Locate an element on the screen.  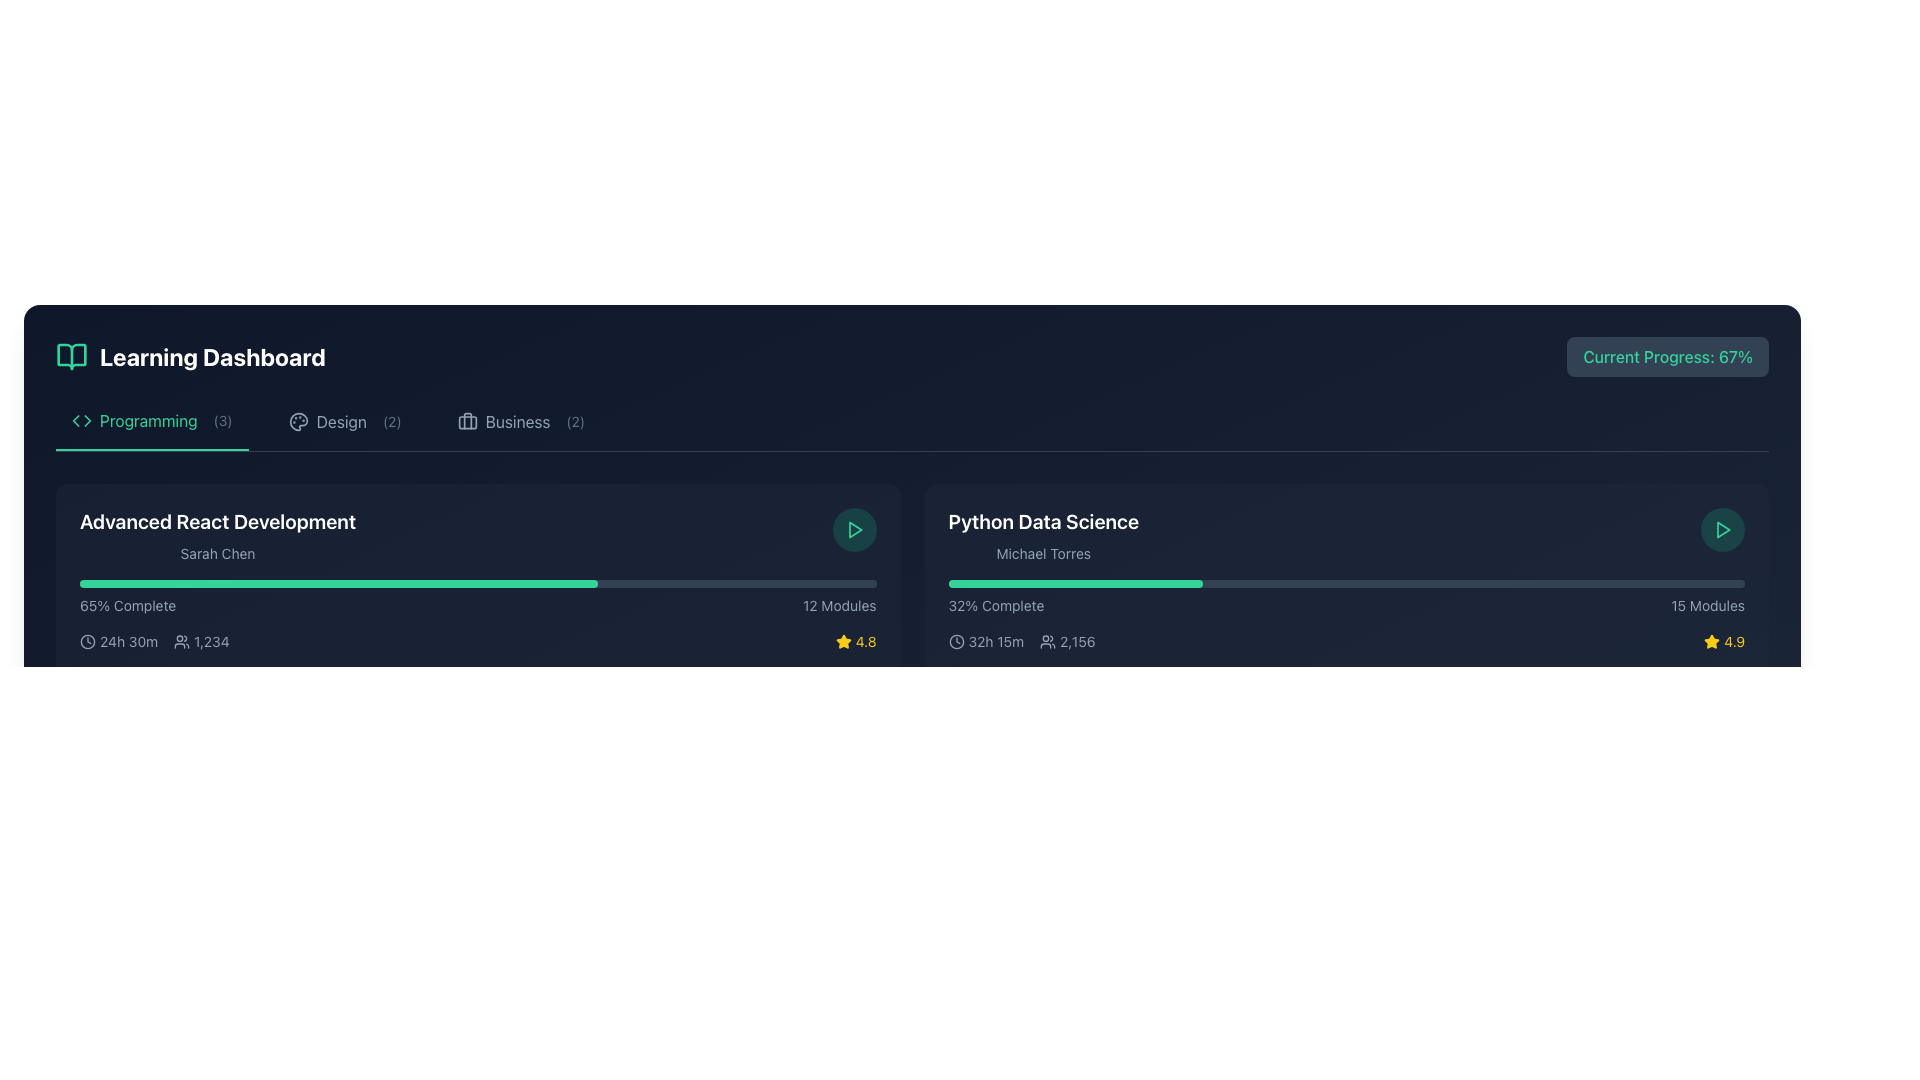
the text-based informational UI component displaying the estimated time required to complete the course module is located at coordinates (118, 641).